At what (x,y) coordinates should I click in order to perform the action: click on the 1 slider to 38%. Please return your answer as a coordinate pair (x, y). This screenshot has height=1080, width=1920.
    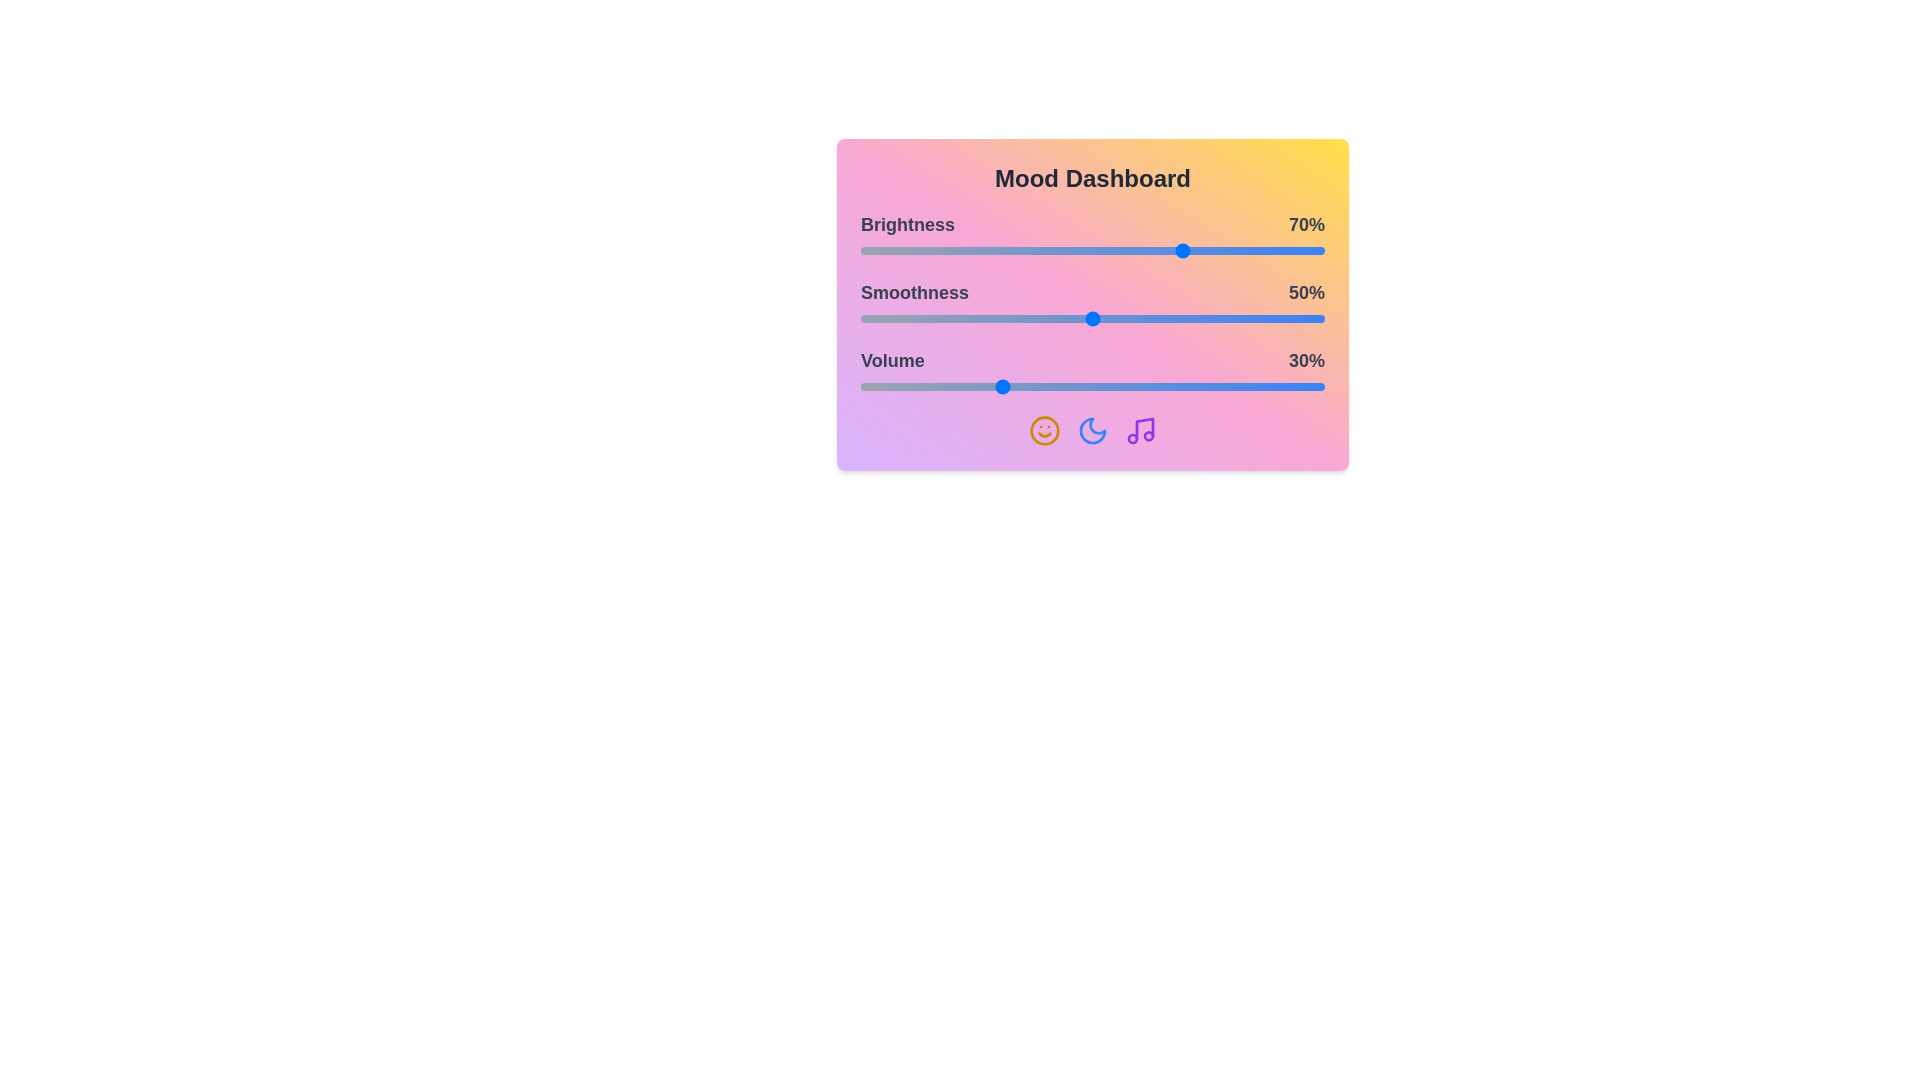
    Looking at the image, I should click on (1037, 318).